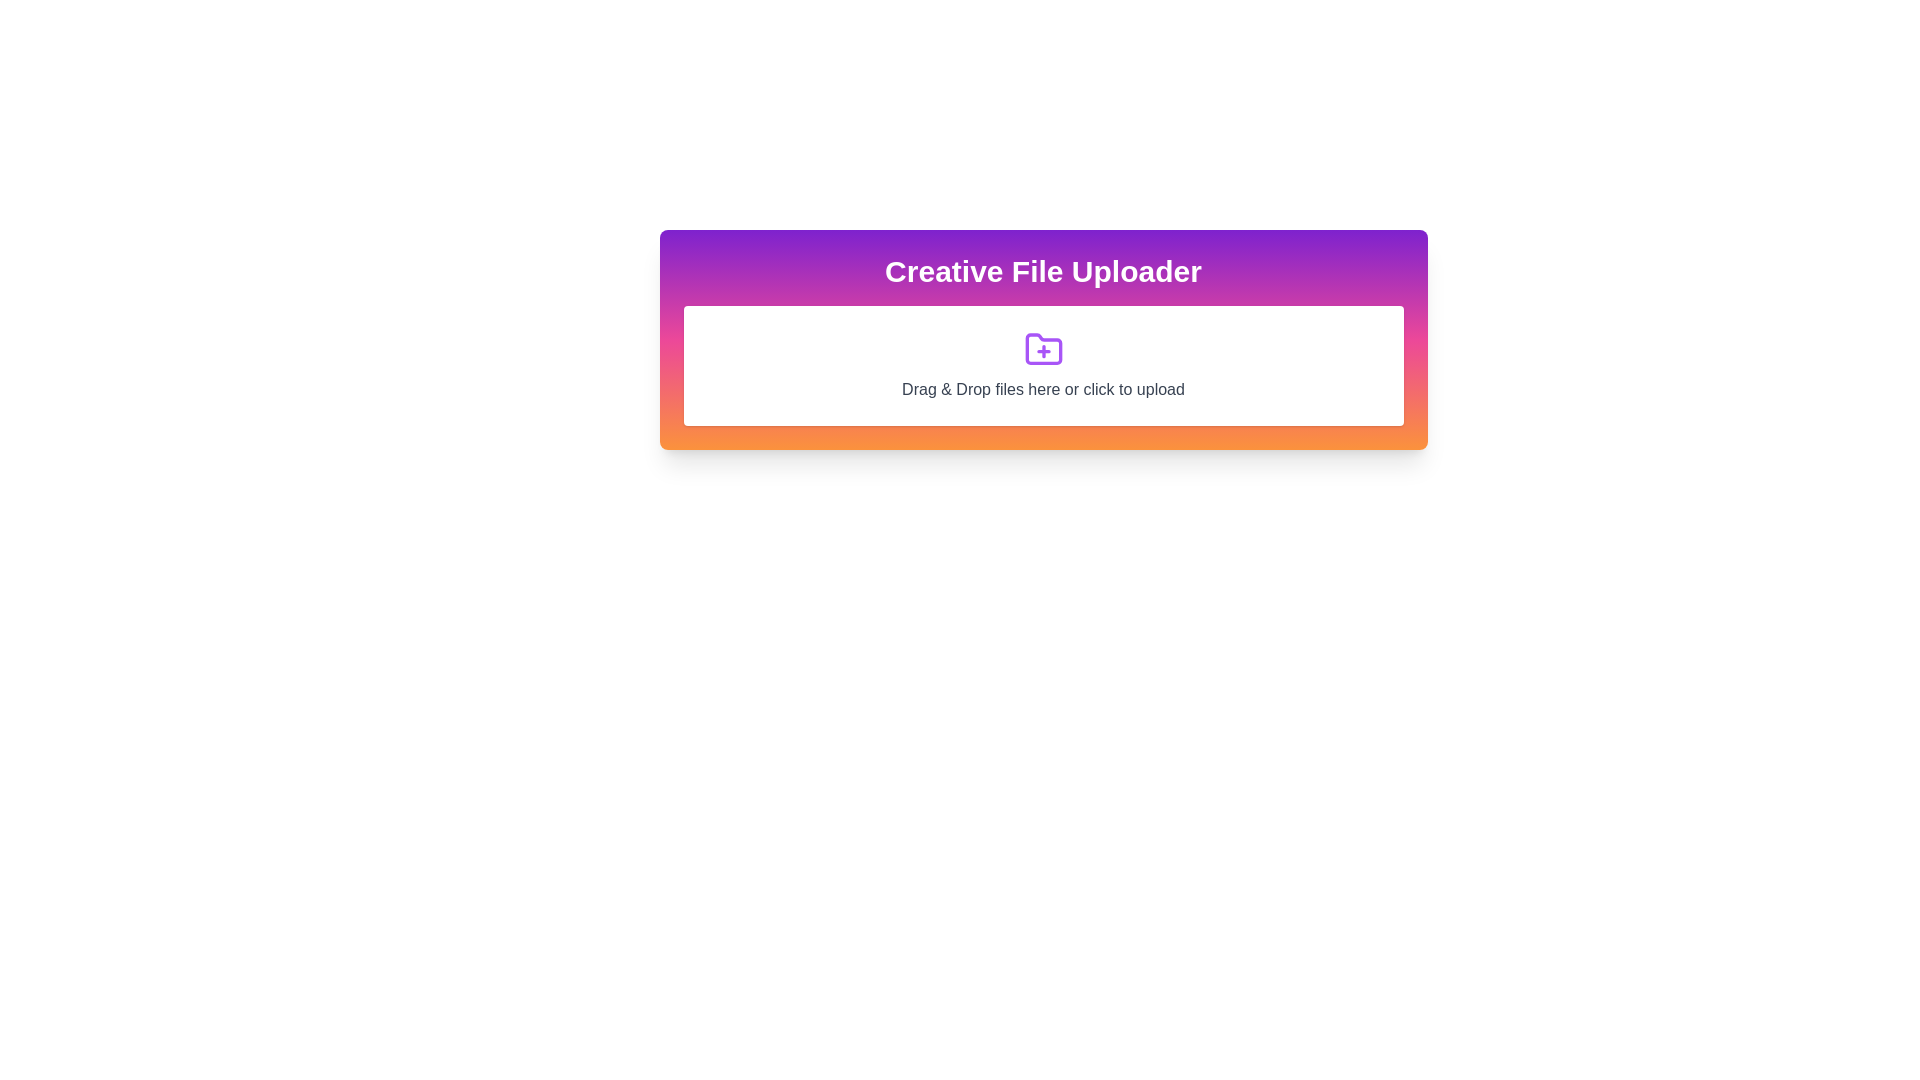 The height and width of the screenshot is (1080, 1920). Describe the element at coordinates (1042, 389) in the screenshot. I see `text content of the text label displaying 'Drag & Drop files here or click to upload', which is located beneath a purple icon in the file uploader interface` at that location.